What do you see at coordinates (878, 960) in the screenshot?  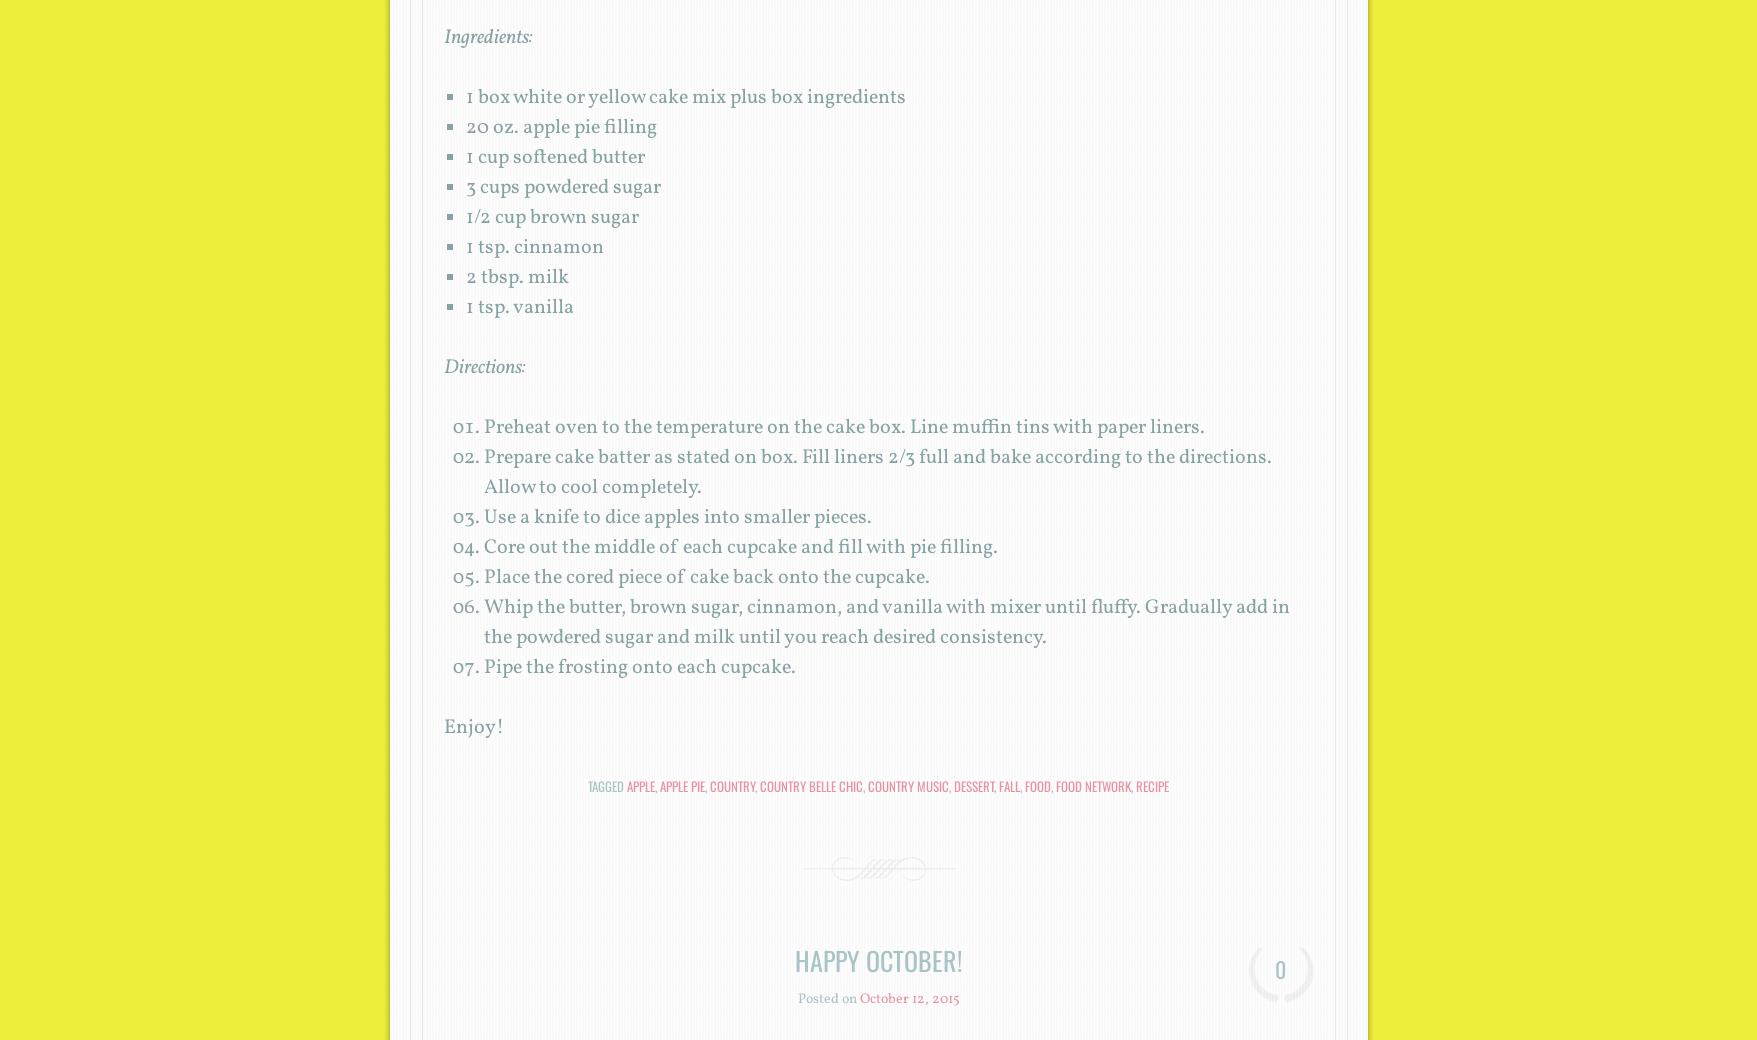 I see `'Happy October!'` at bounding box center [878, 960].